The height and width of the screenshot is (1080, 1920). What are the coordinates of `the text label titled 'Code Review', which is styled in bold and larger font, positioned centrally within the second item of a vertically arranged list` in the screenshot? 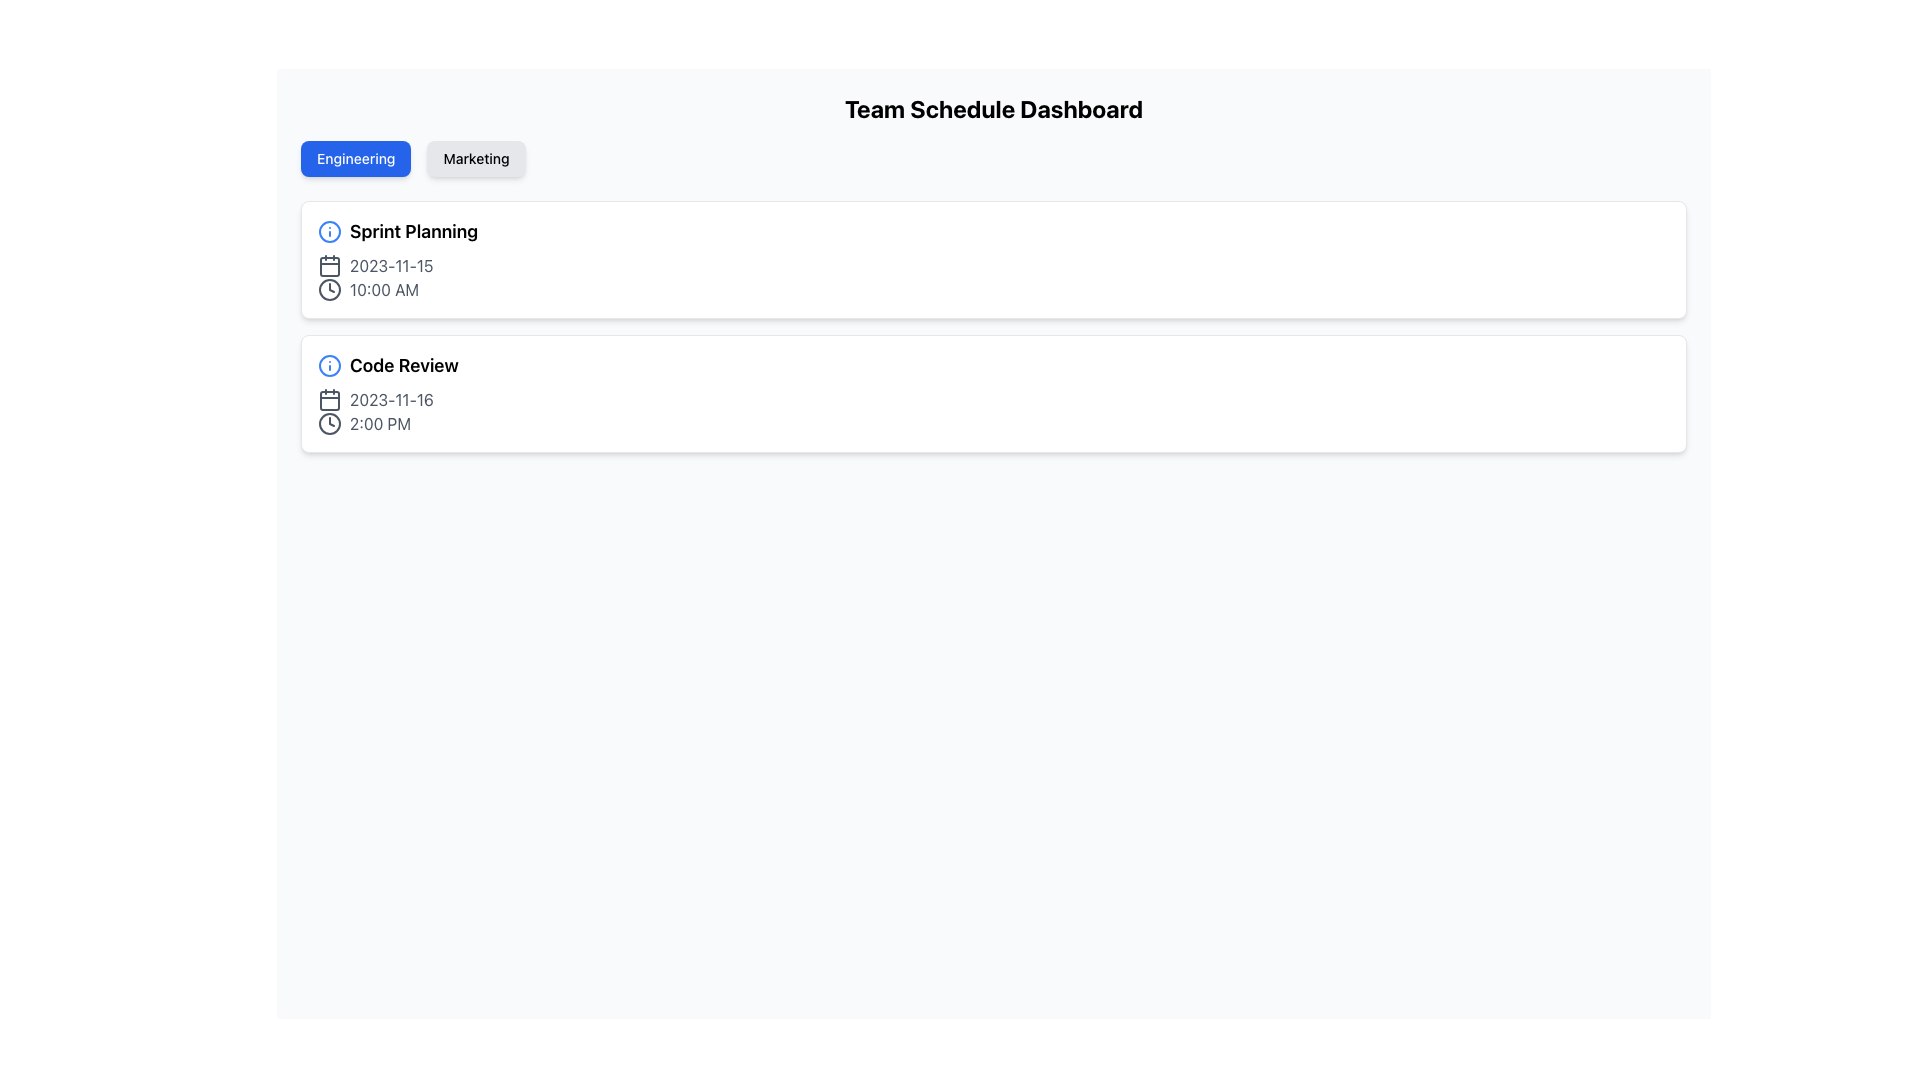 It's located at (403, 366).